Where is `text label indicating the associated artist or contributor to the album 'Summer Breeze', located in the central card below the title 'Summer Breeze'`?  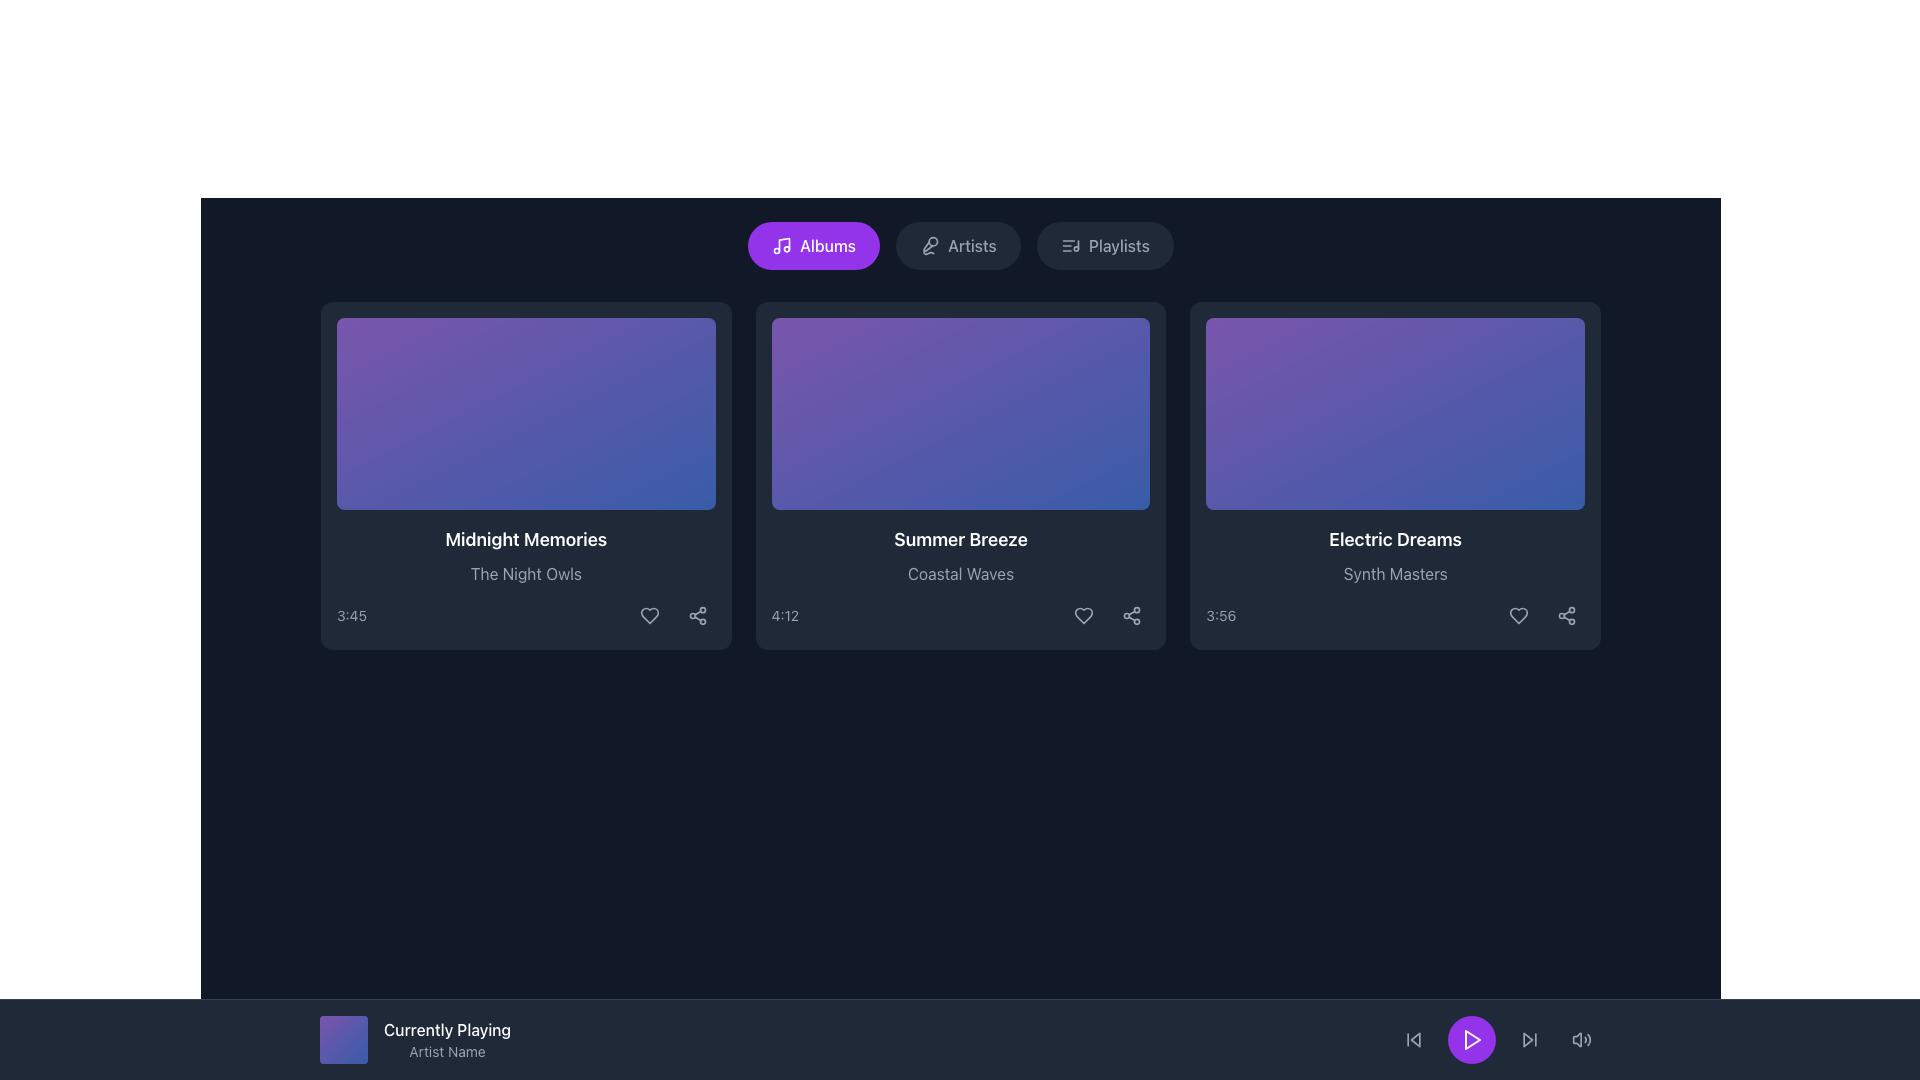 text label indicating the associated artist or contributor to the album 'Summer Breeze', located in the central card below the title 'Summer Breeze' is located at coordinates (960, 574).